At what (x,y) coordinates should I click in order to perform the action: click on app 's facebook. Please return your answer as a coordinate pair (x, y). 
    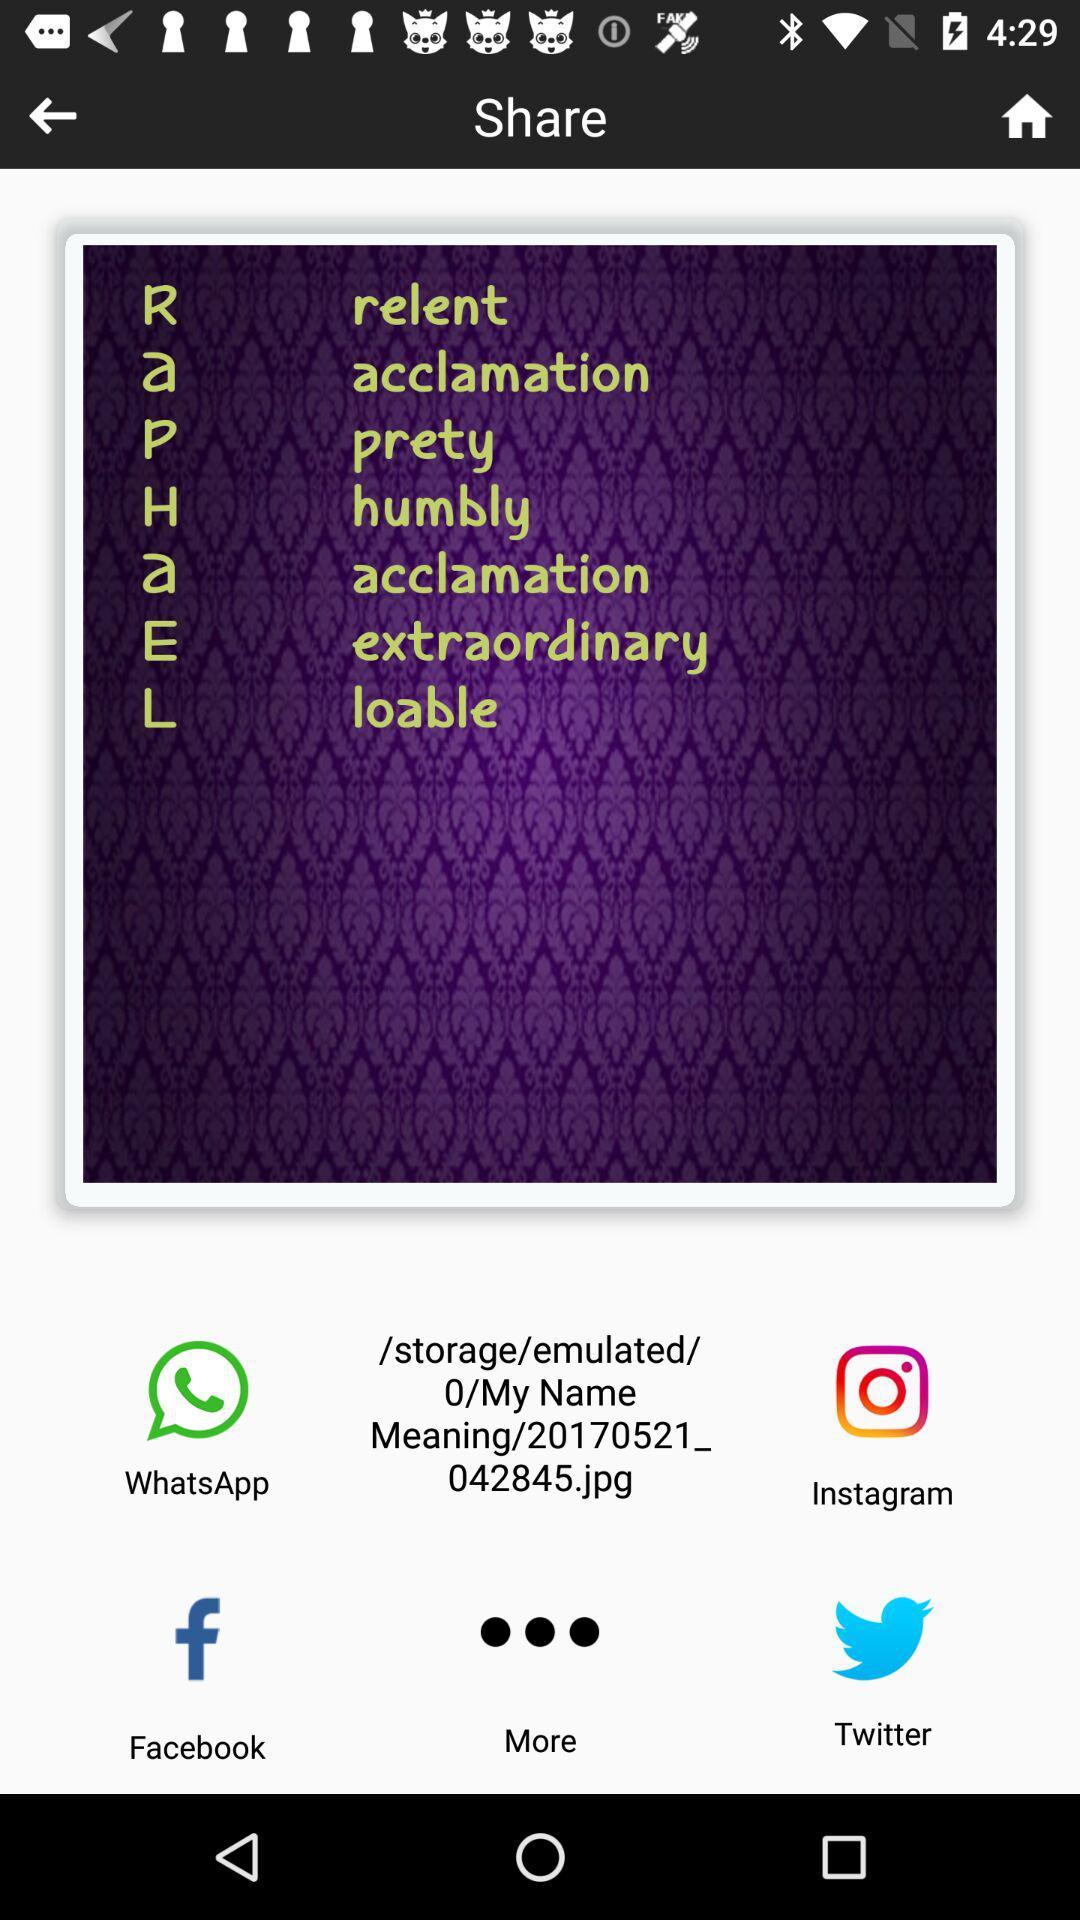
    Looking at the image, I should click on (197, 1639).